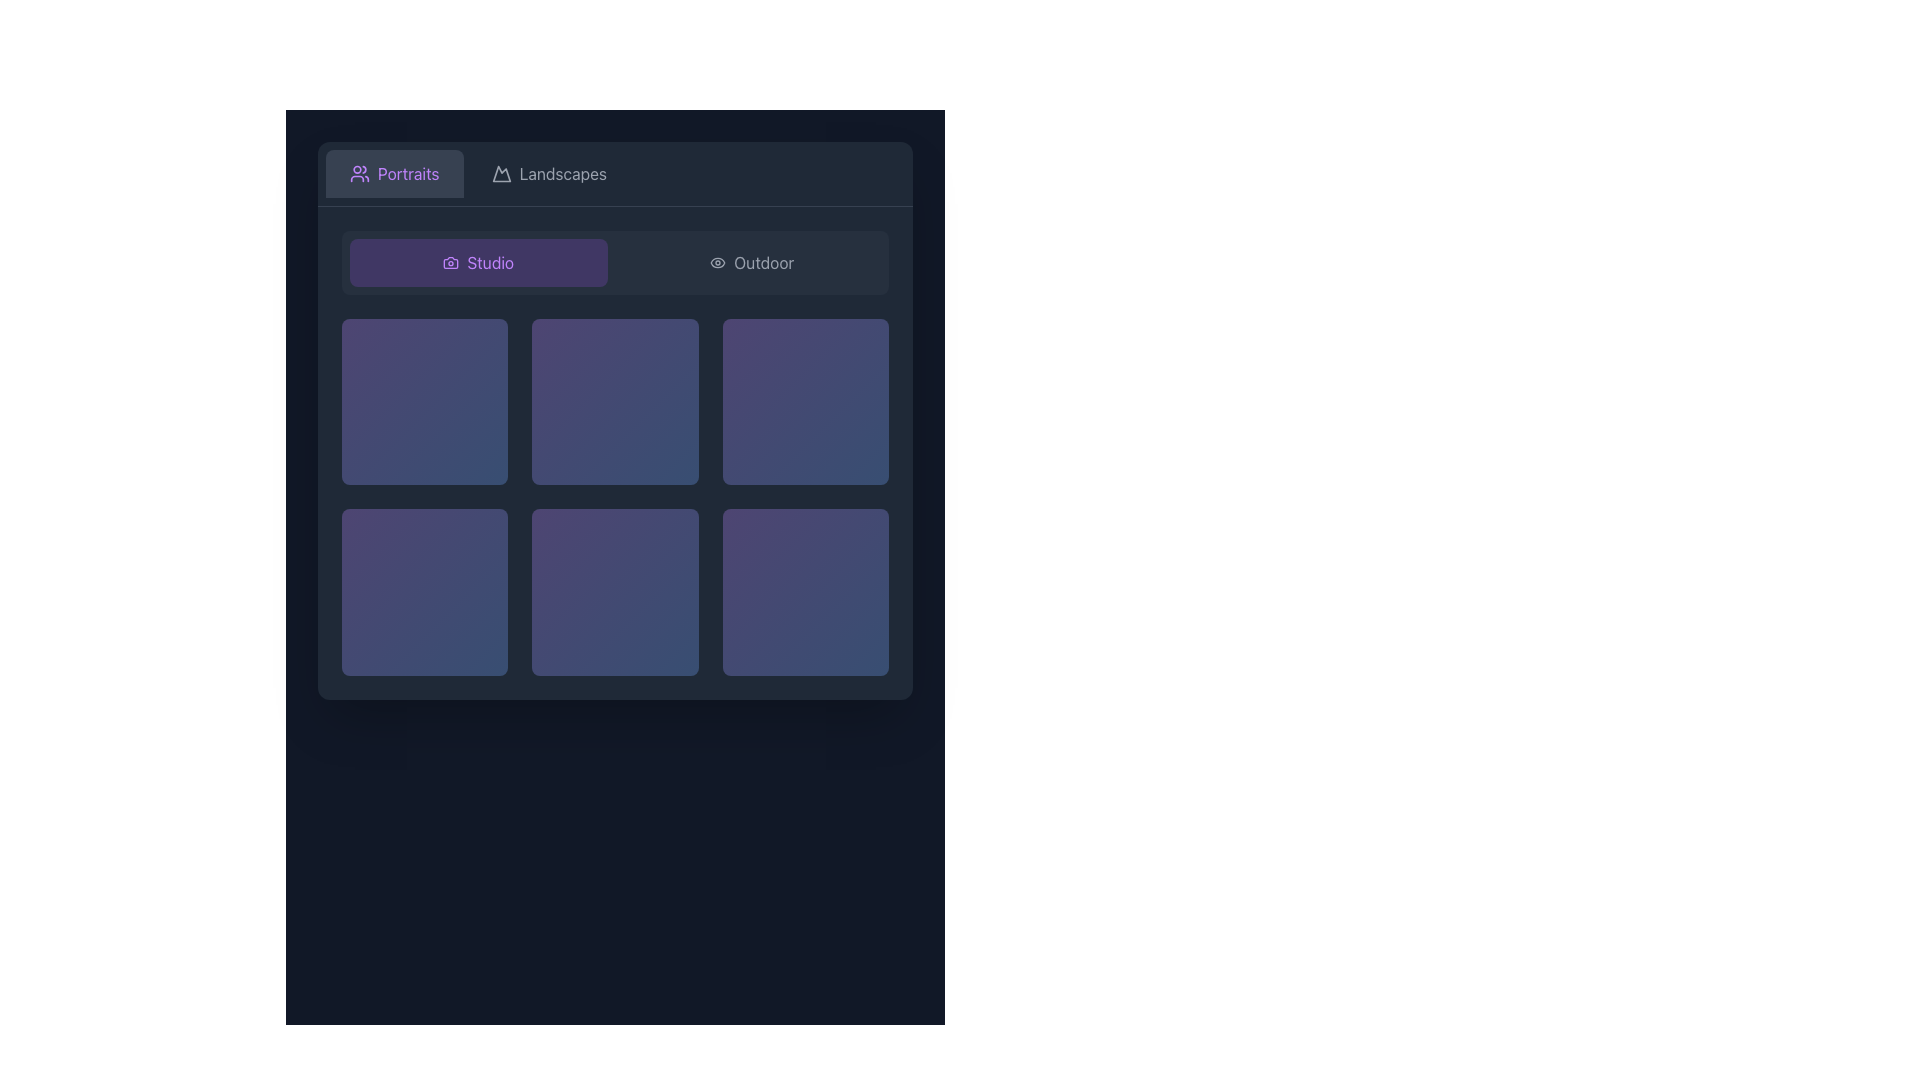  Describe the element at coordinates (407, 172) in the screenshot. I see `the 'Portraits' text label, which is styled in purple and located in the top-left section of the interface within a horizontal navigation tab` at that location.